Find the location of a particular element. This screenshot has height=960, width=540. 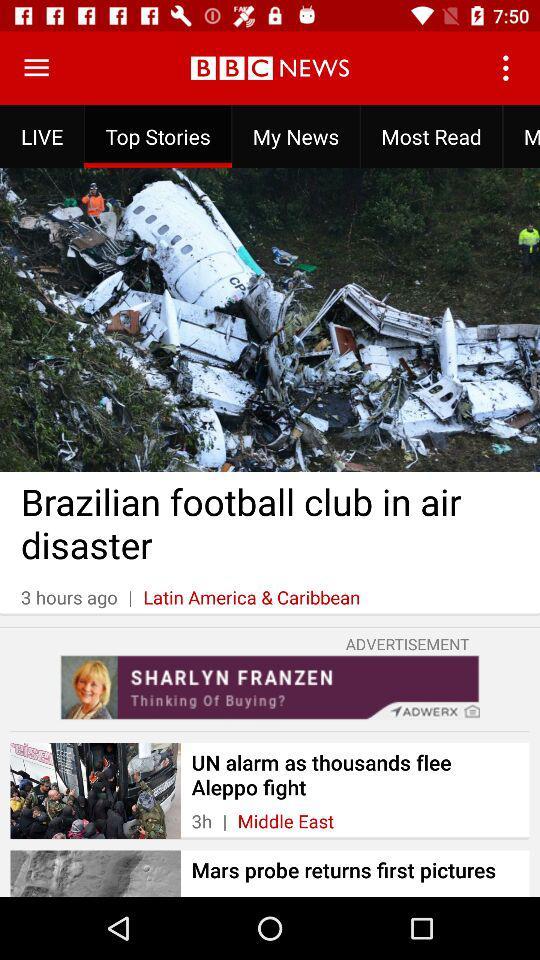

advertisement page is located at coordinates (270, 687).